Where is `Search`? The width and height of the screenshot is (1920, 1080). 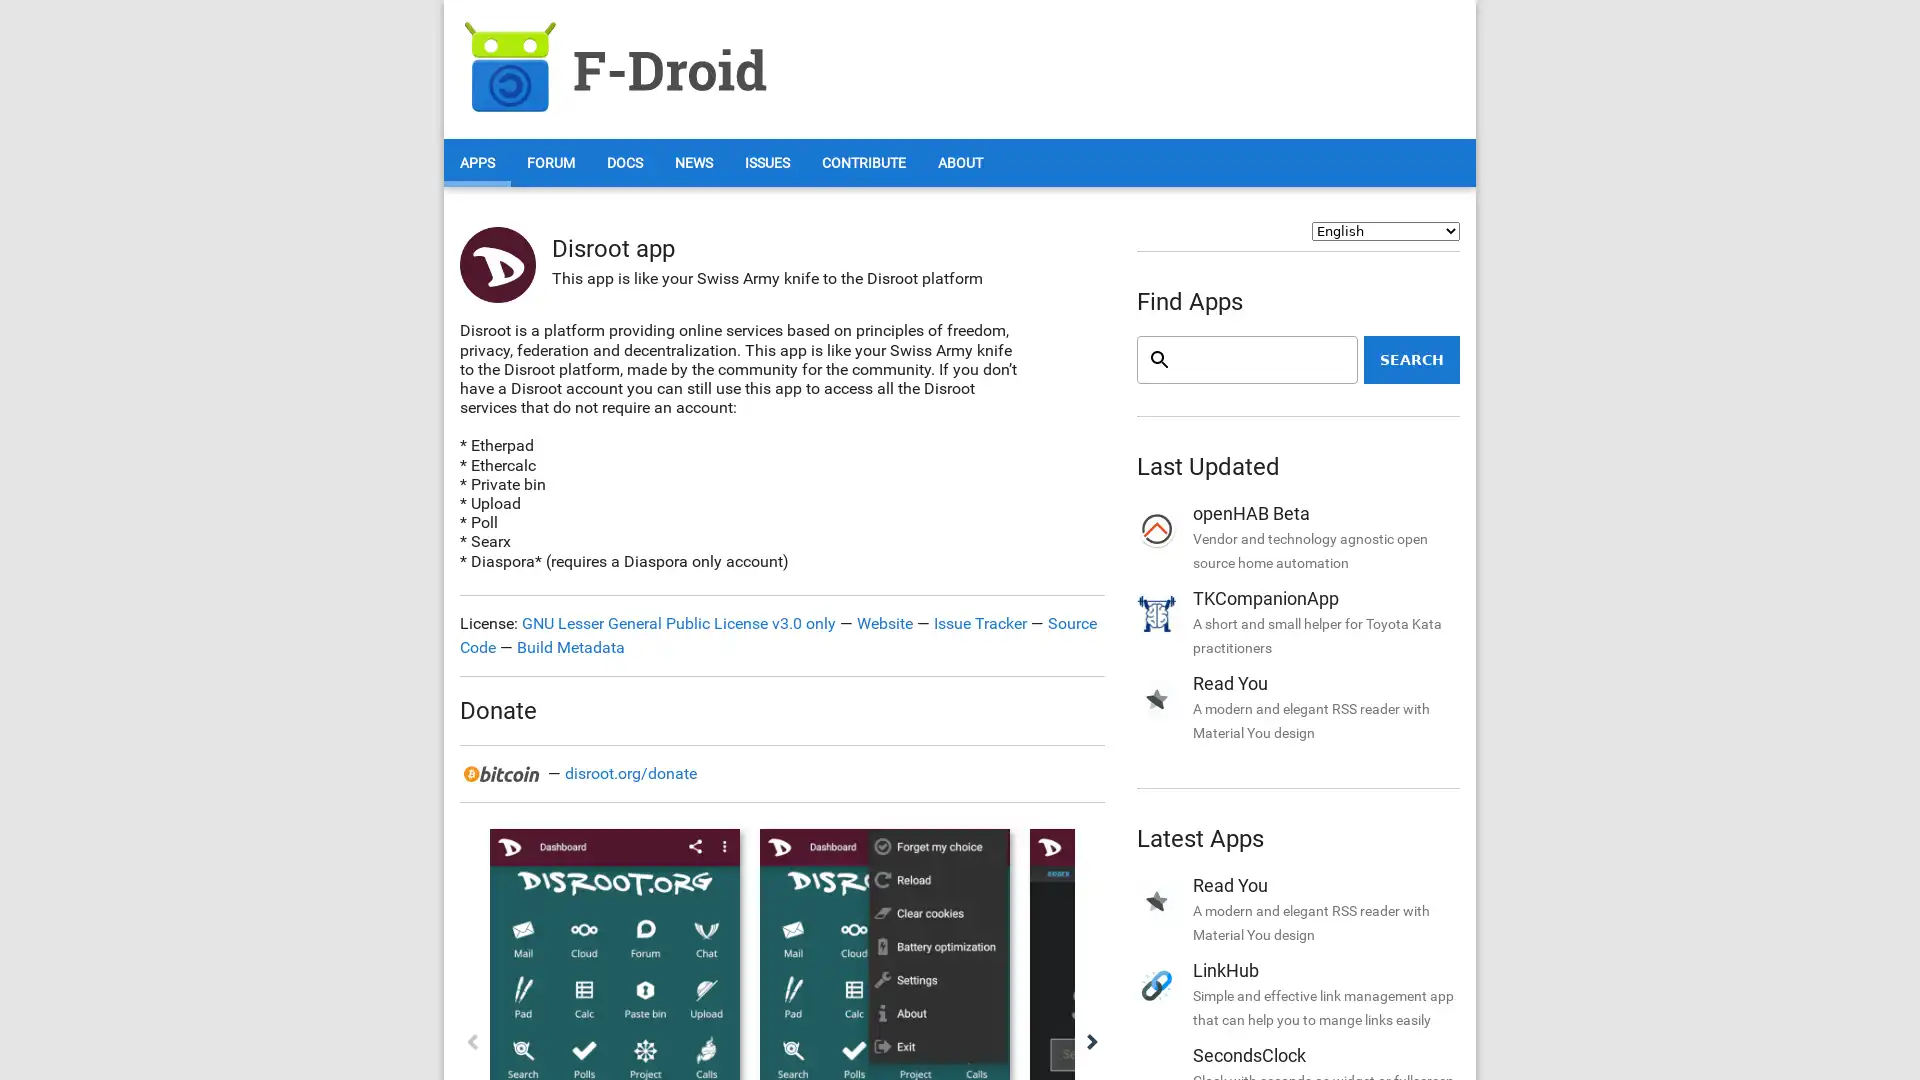
Search is located at coordinates (1410, 357).